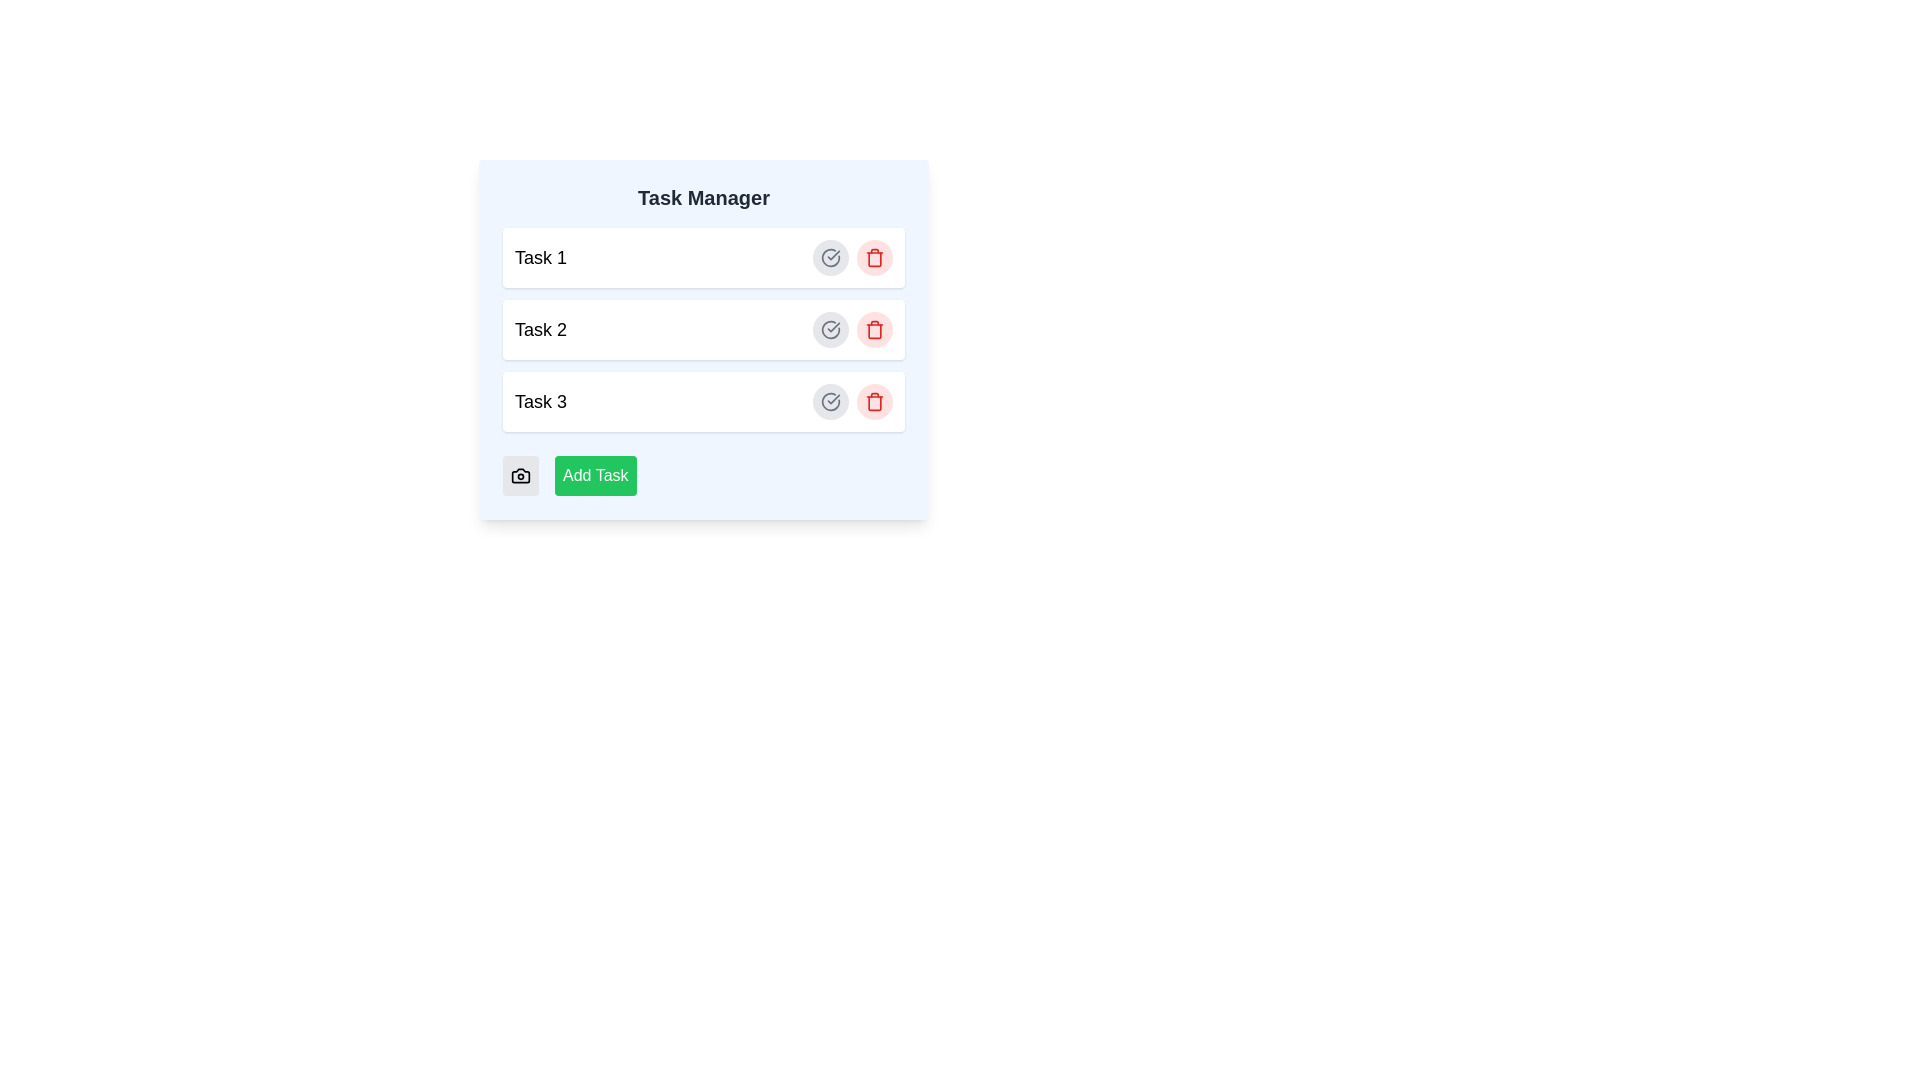  What do you see at coordinates (874, 257) in the screenshot?
I see `the trash can icon located at the far right of the row associated with 'Task 1' in the task management list for visual feedback` at bounding box center [874, 257].